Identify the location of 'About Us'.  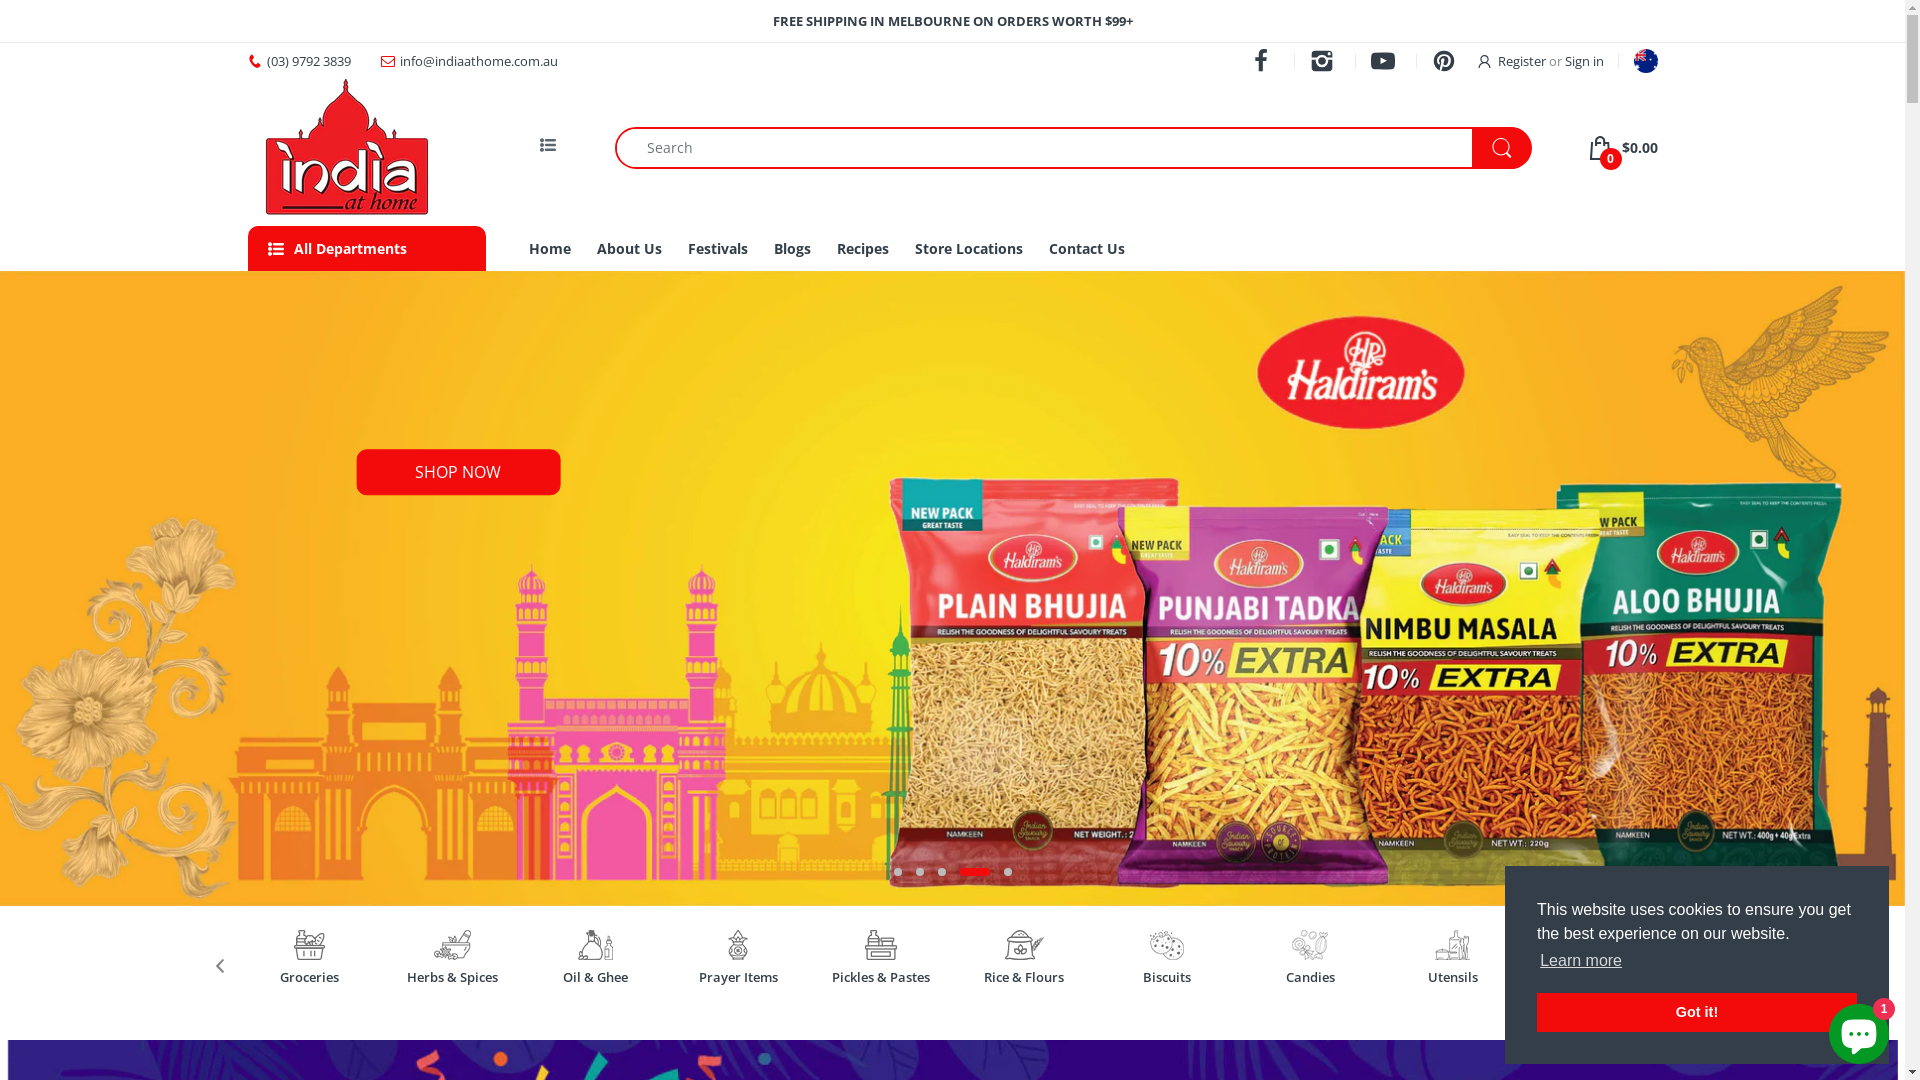
(628, 247).